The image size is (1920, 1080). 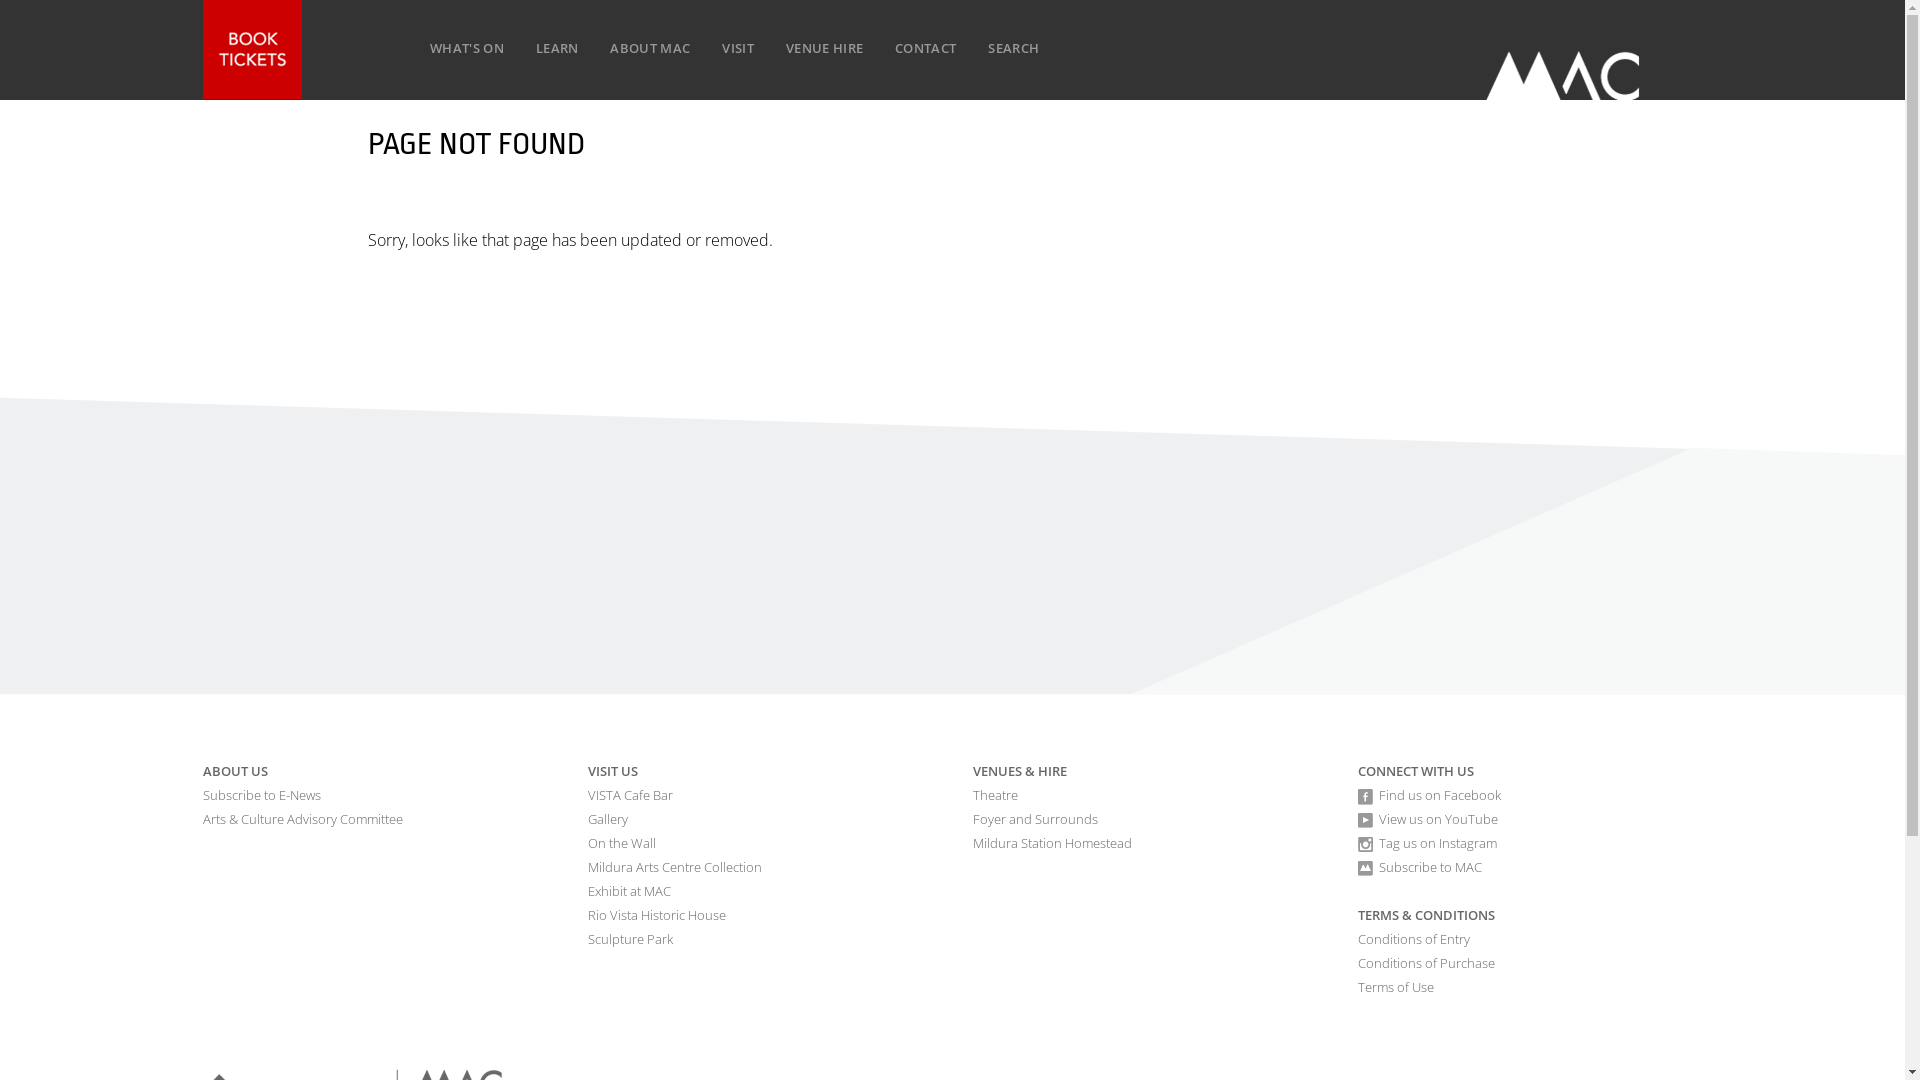 What do you see at coordinates (587, 866) in the screenshot?
I see `'Mildura Arts Centre Collection'` at bounding box center [587, 866].